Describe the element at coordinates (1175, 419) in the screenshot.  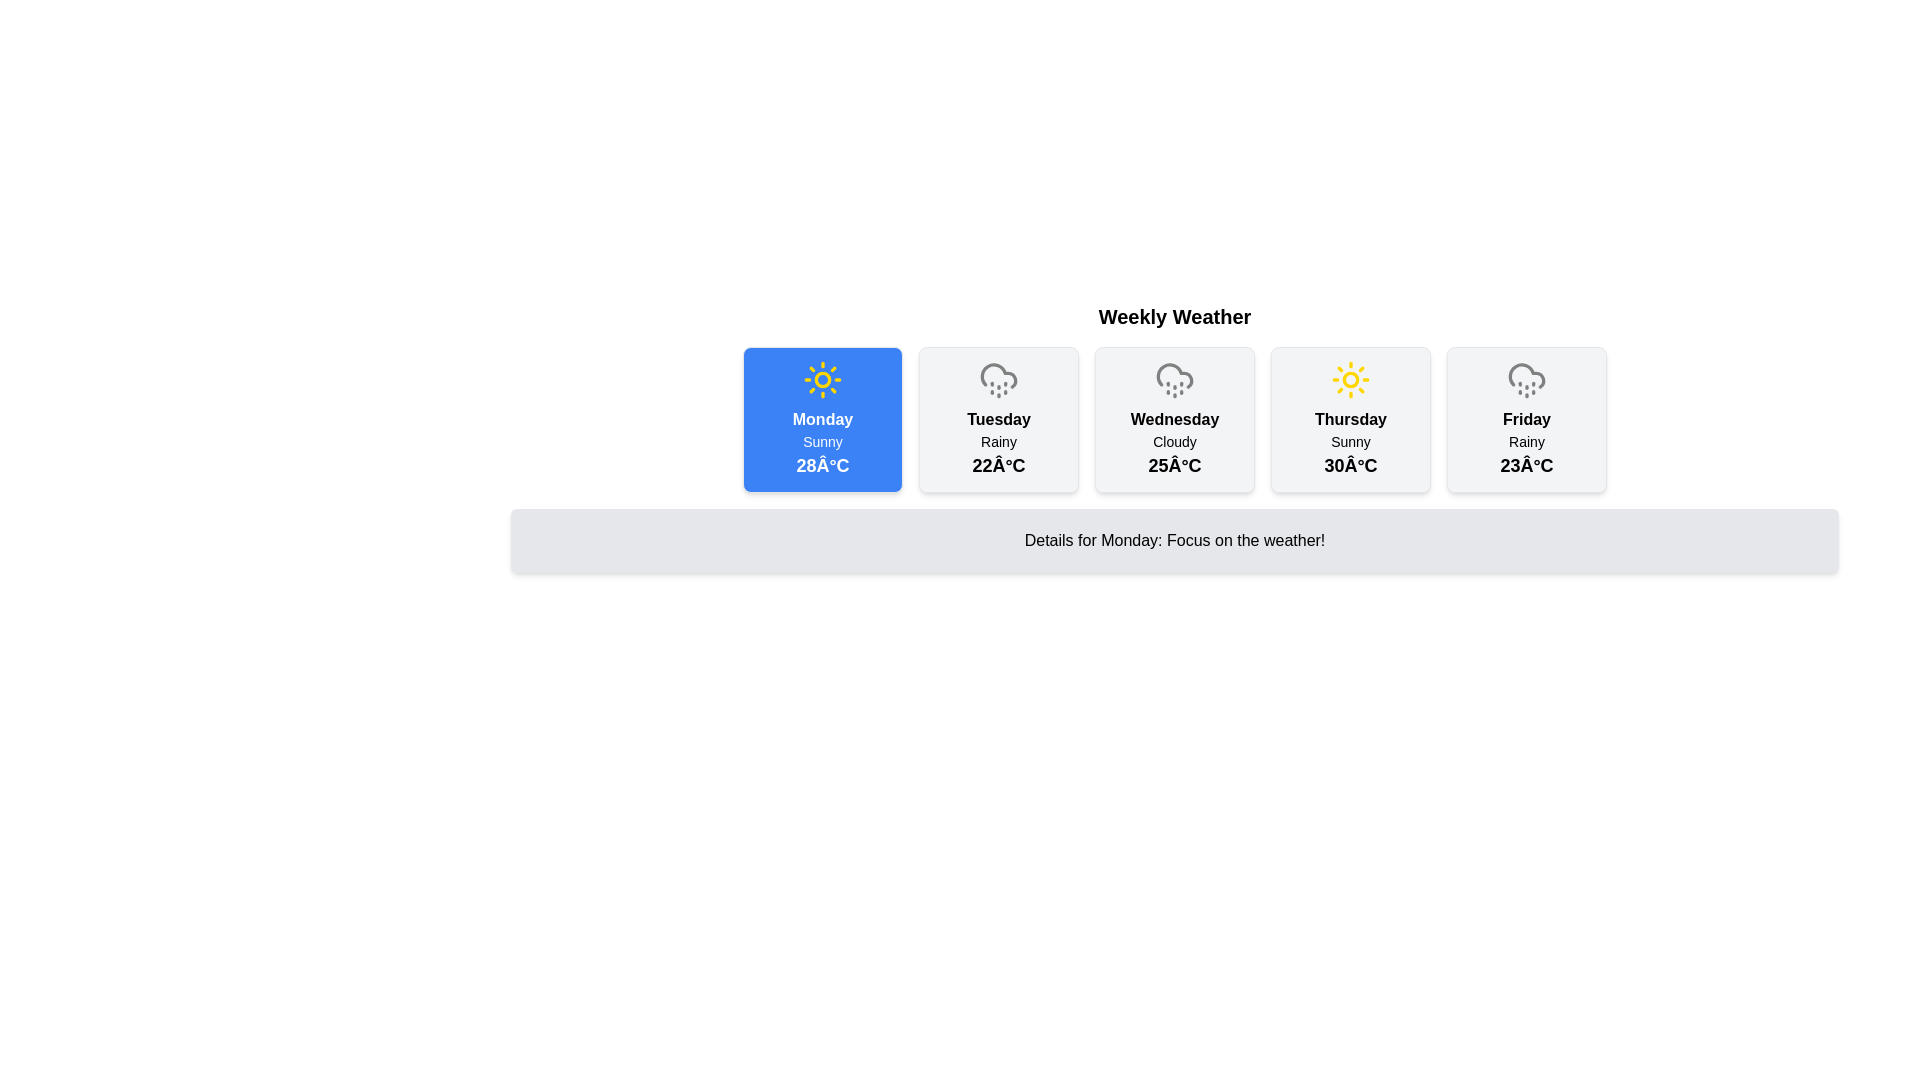
I see `the static text element indicating the day of the week for the weather forecast in the third weather card from the left` at that location.